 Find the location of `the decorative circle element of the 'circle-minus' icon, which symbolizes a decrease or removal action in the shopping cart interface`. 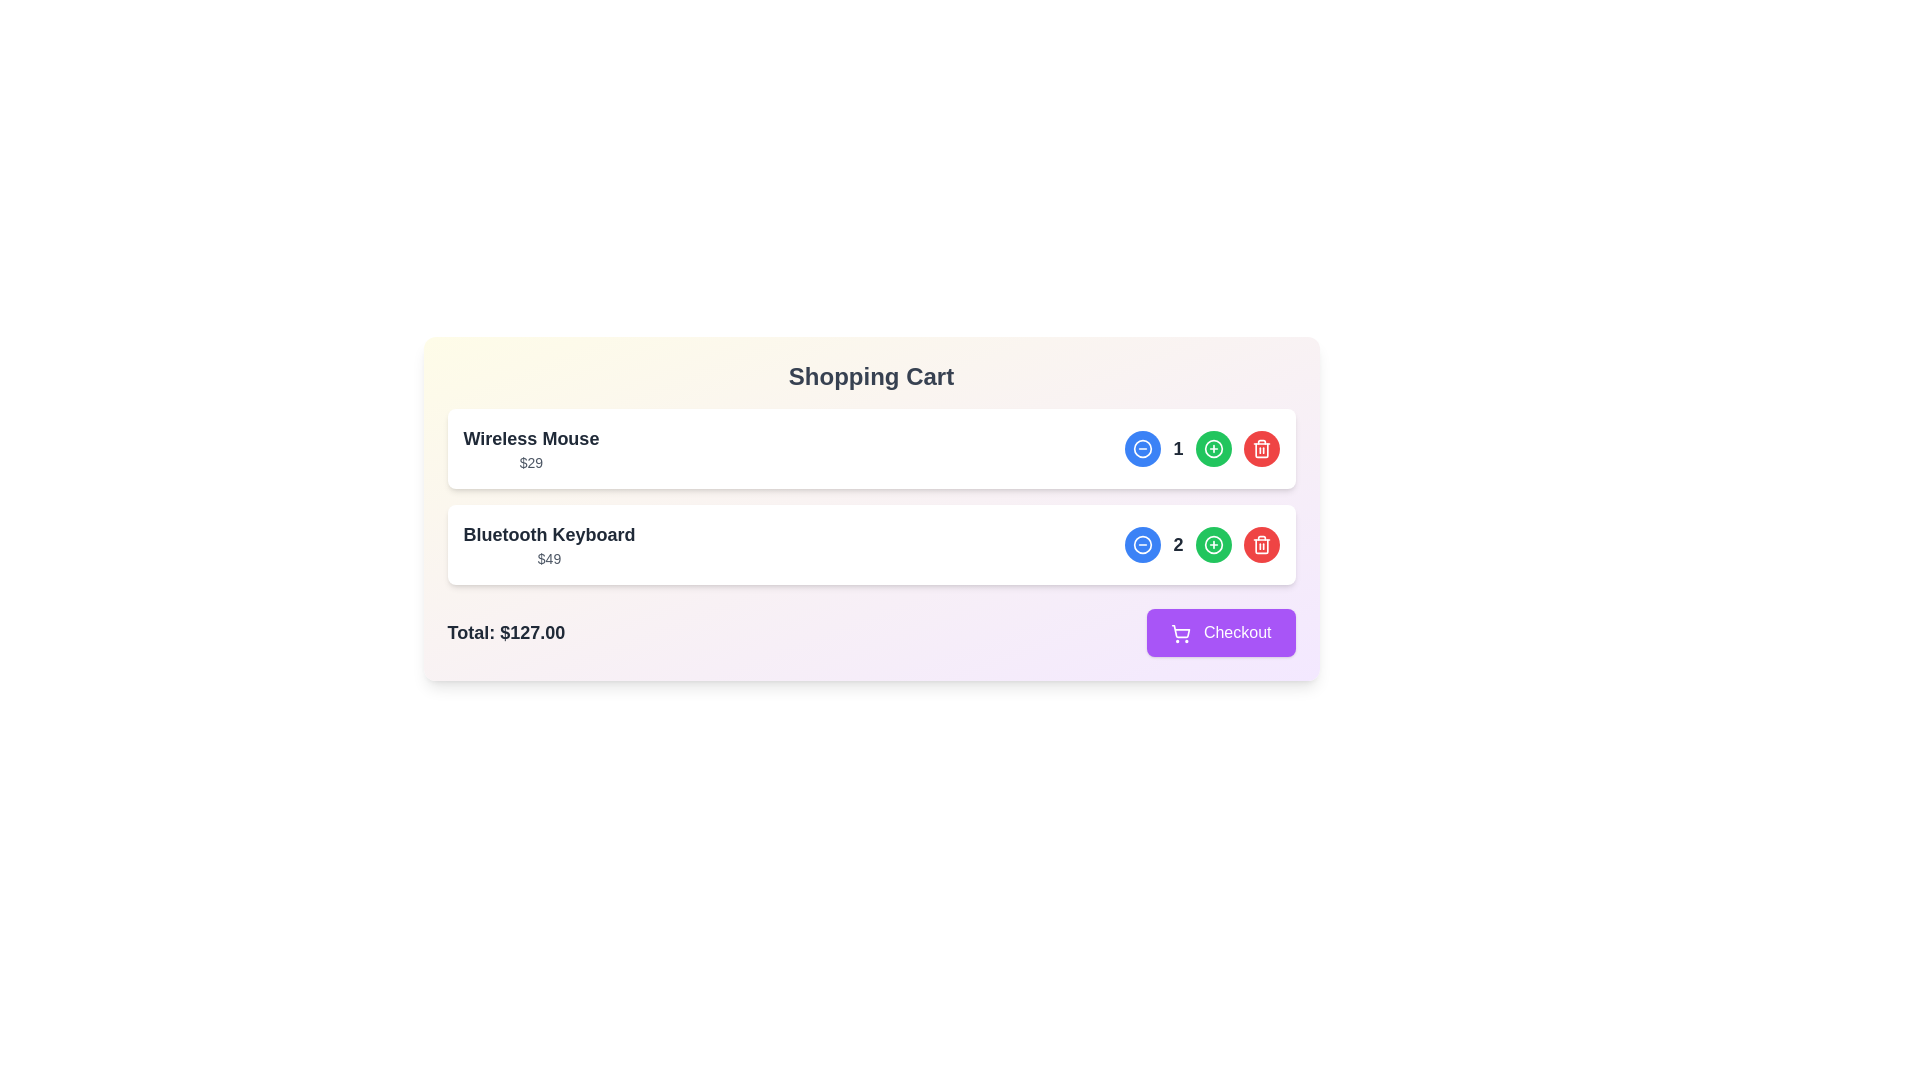

the decorative circle element of the 'circle-minus' icon, which symbolizes a decrease or removal action in the shopping cart interface is located at coordinates (1143, 447).